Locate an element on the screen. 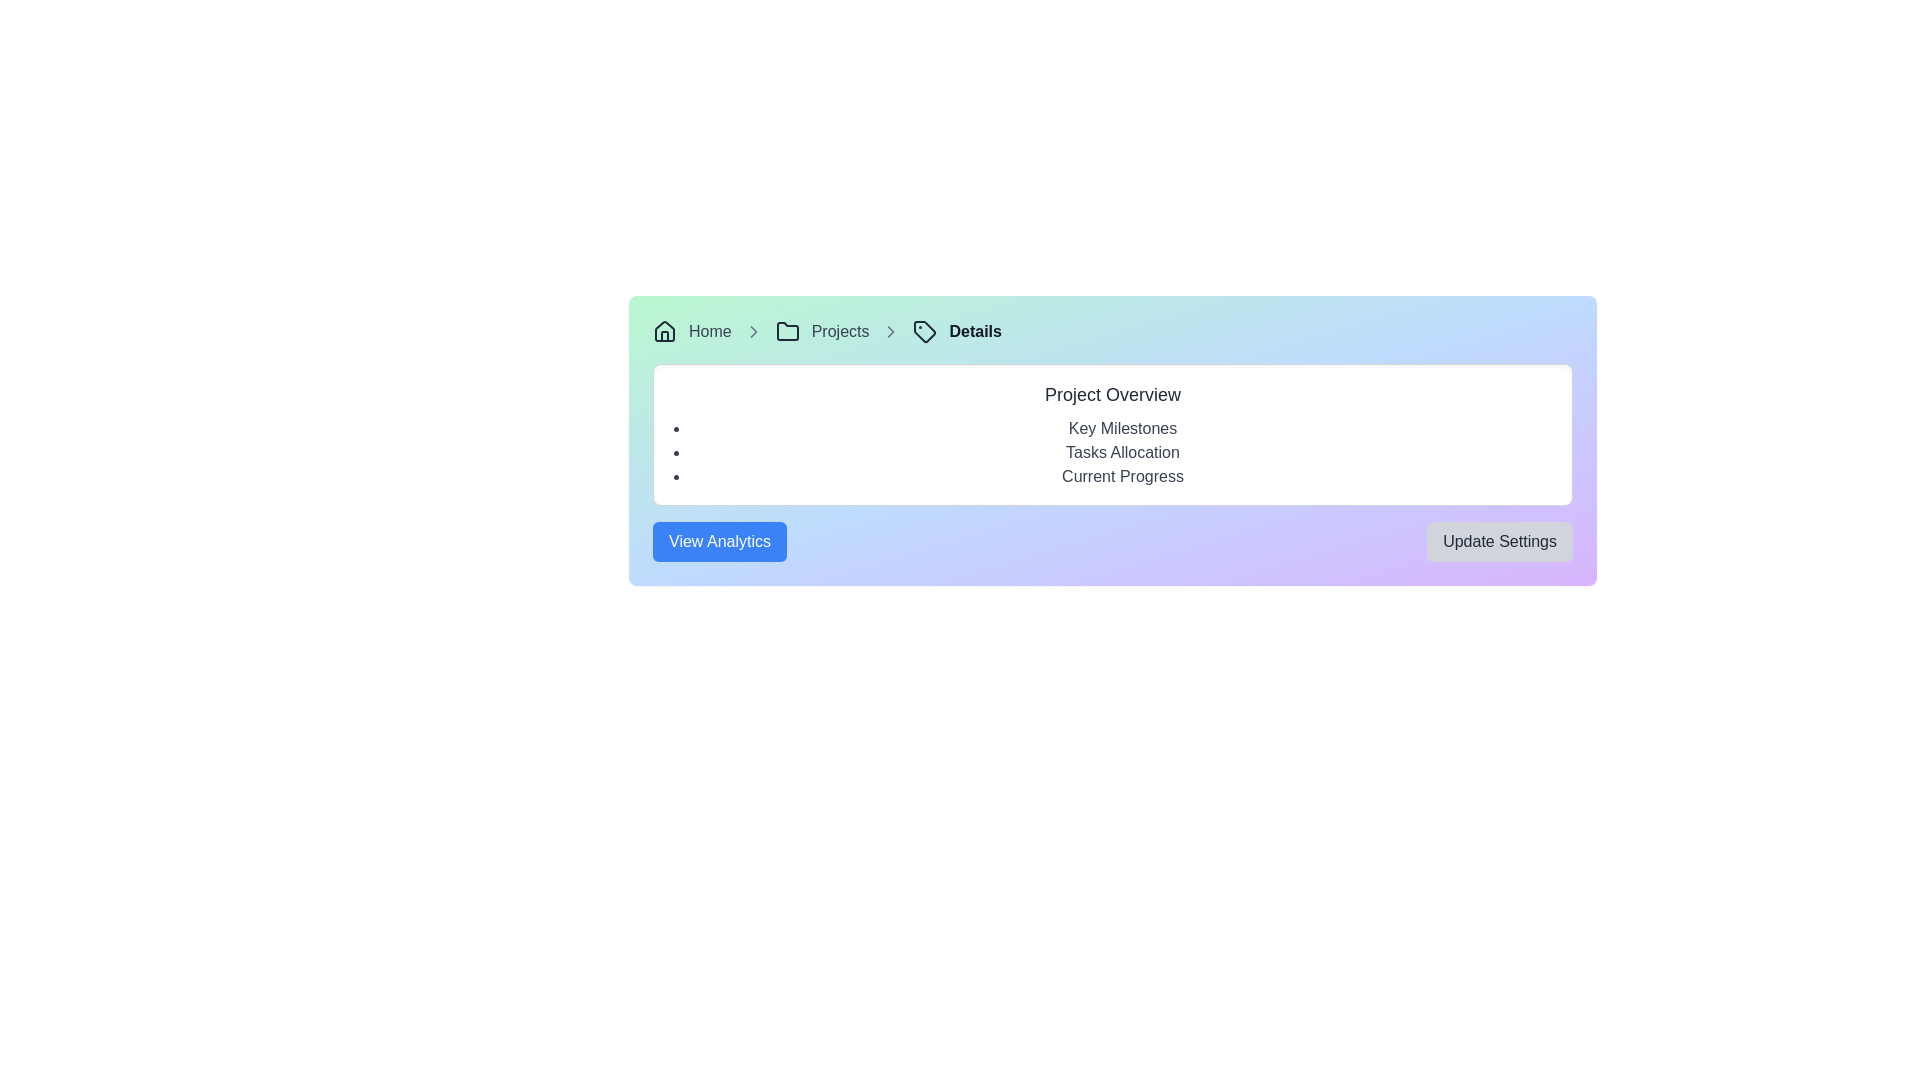 The height and width of the screenshot is (1080, 1920). the text label 'Project Overview' which is styled in bold, medium size, and dark gray color, positioned at the top of the project details section is located at coordinates (1112, 394).